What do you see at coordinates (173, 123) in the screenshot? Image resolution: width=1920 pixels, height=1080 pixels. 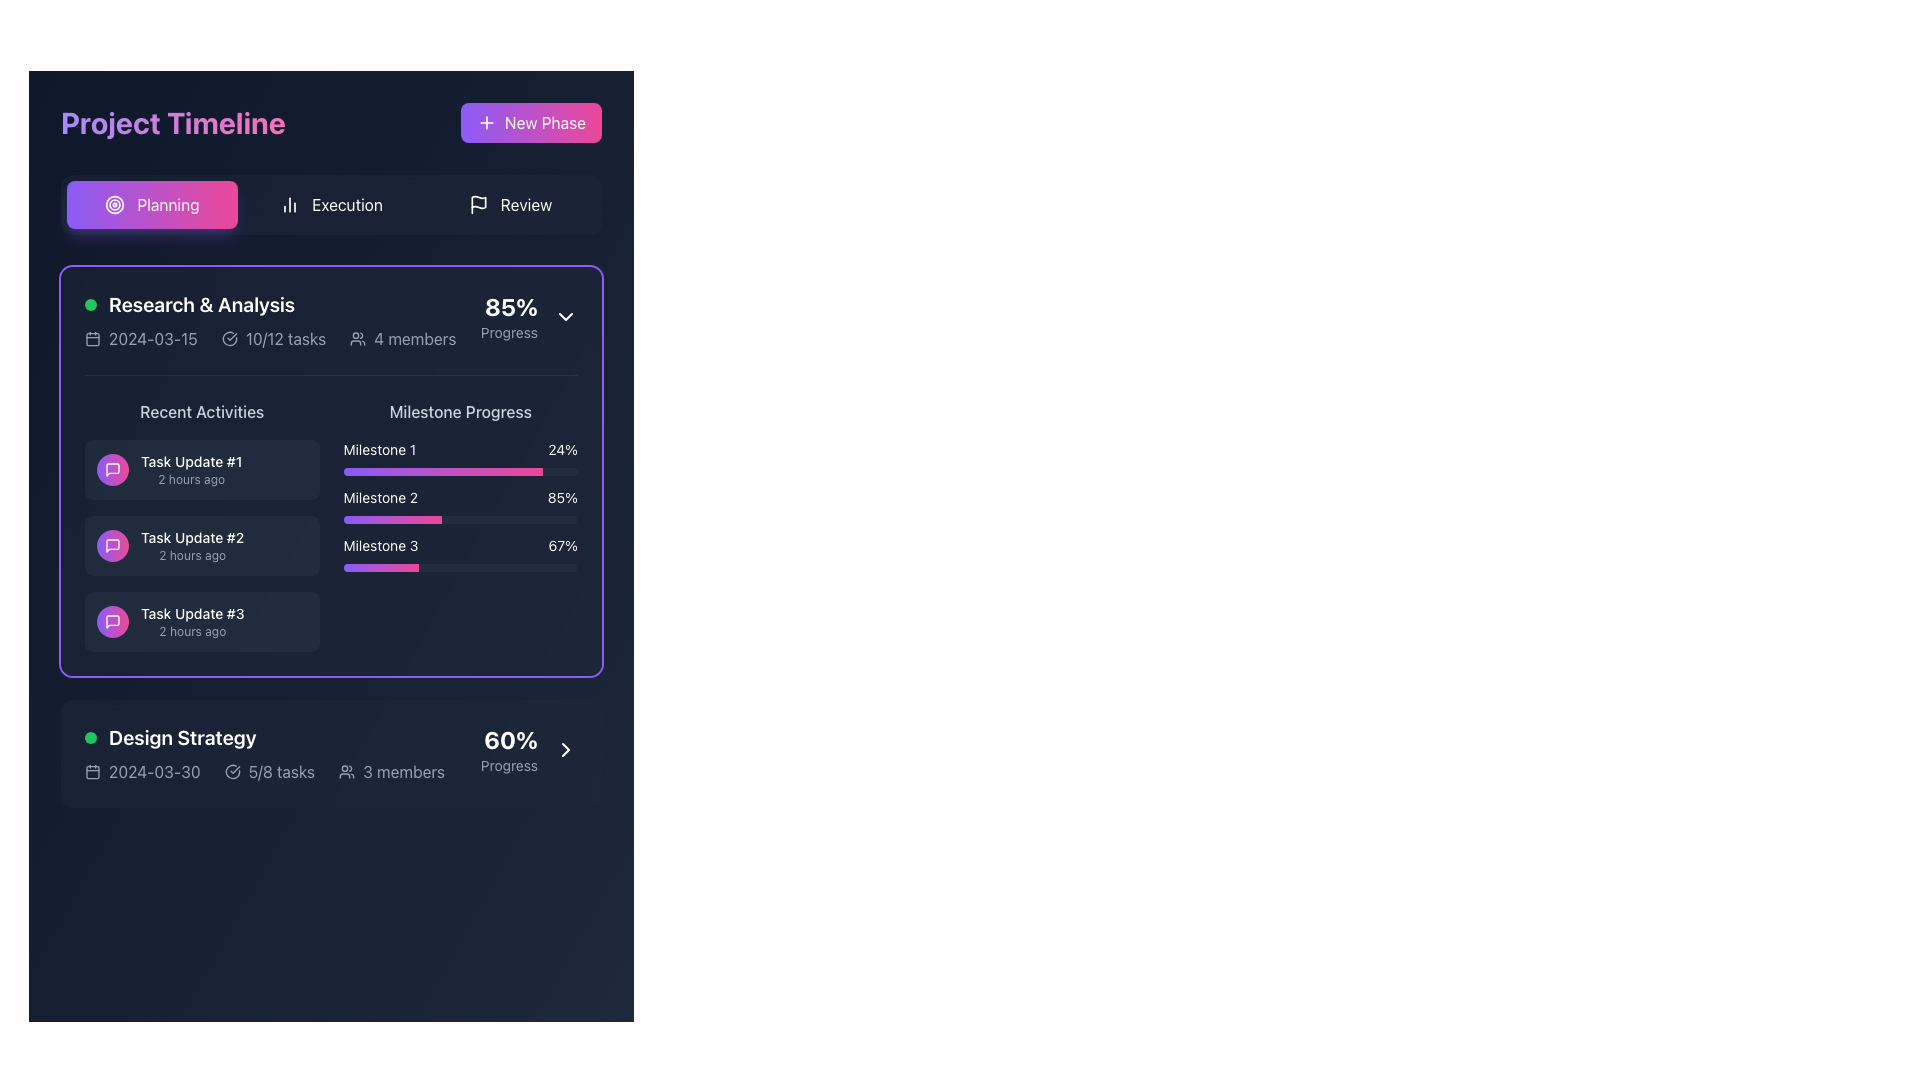 I see `the bold, large-sized text heading that reads 'Project Timeline', which features a gradient color style transitioning from violet to pink, located in the upper-left section of the interface` at bounding box center [173, 123].